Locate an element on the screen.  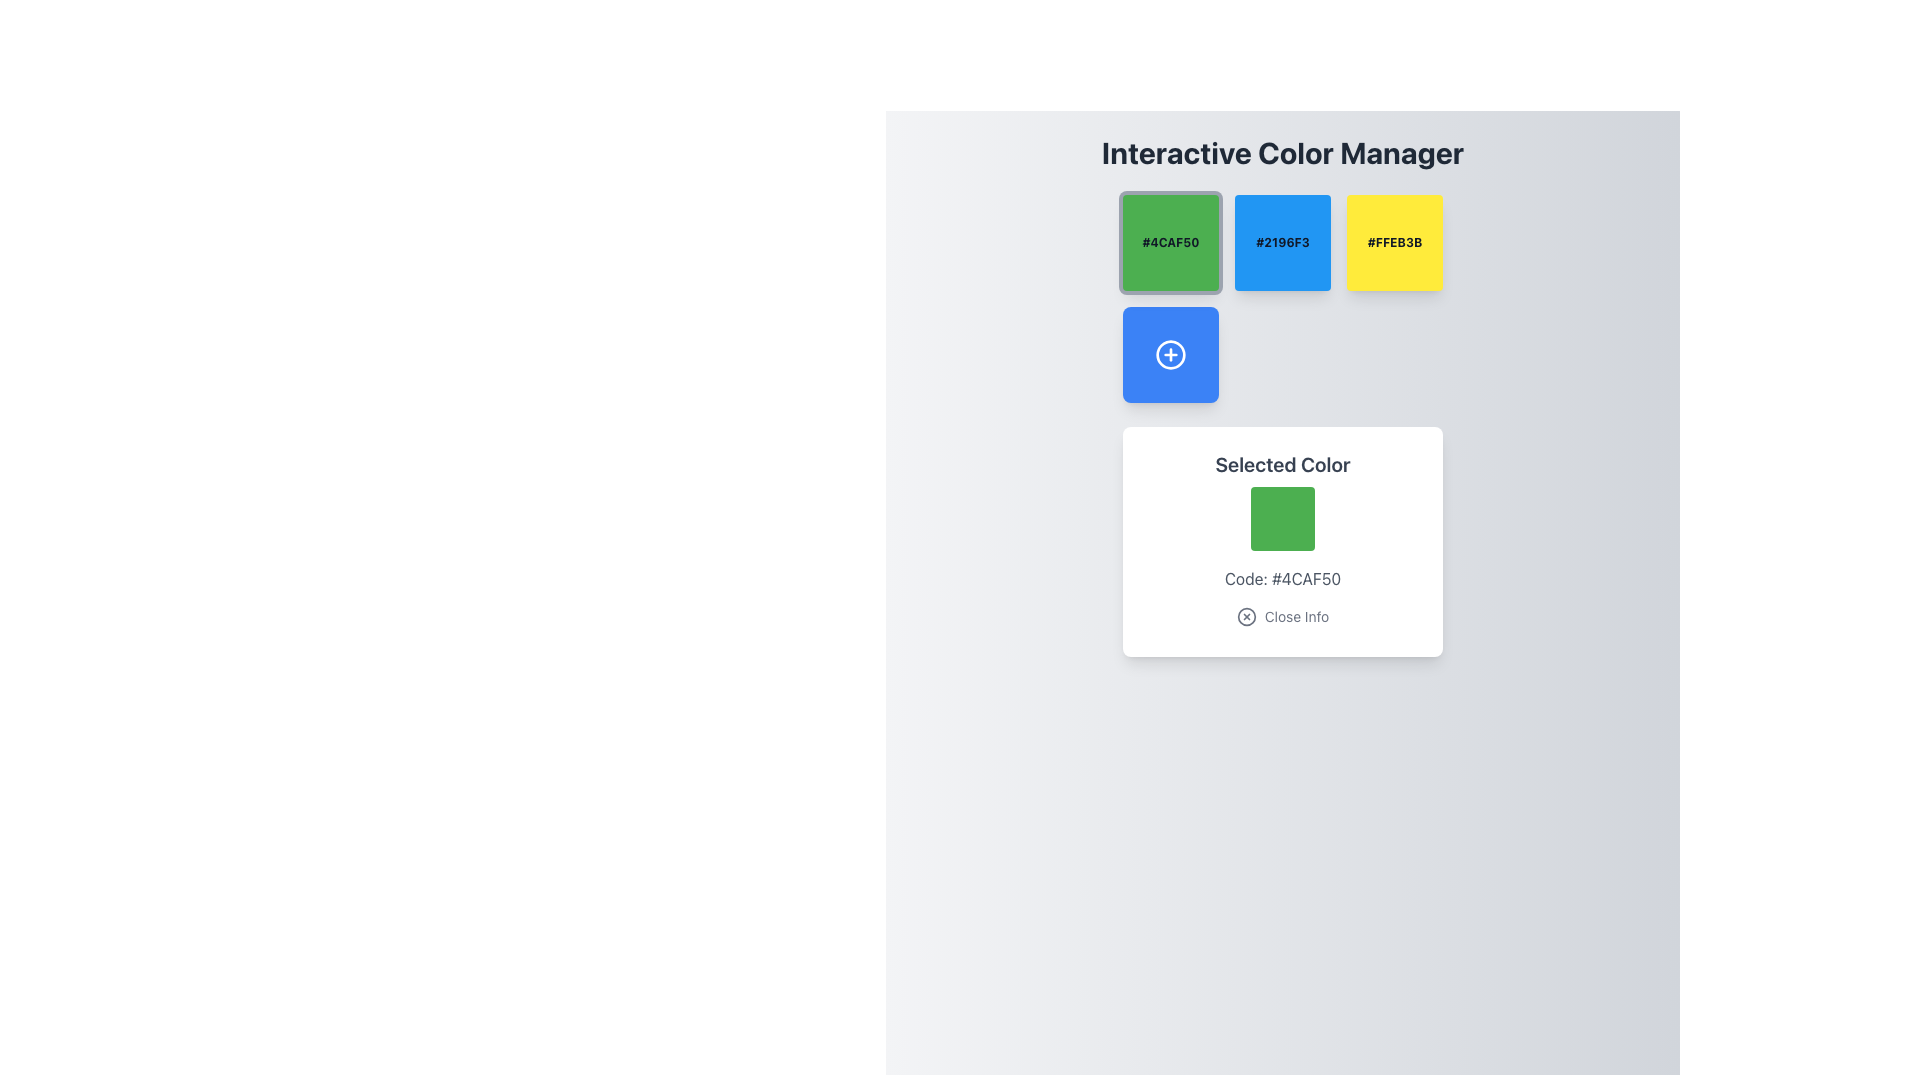
the color block within the group of selectable color options located at the upper part of the display is located at coordinates (1282, 299).